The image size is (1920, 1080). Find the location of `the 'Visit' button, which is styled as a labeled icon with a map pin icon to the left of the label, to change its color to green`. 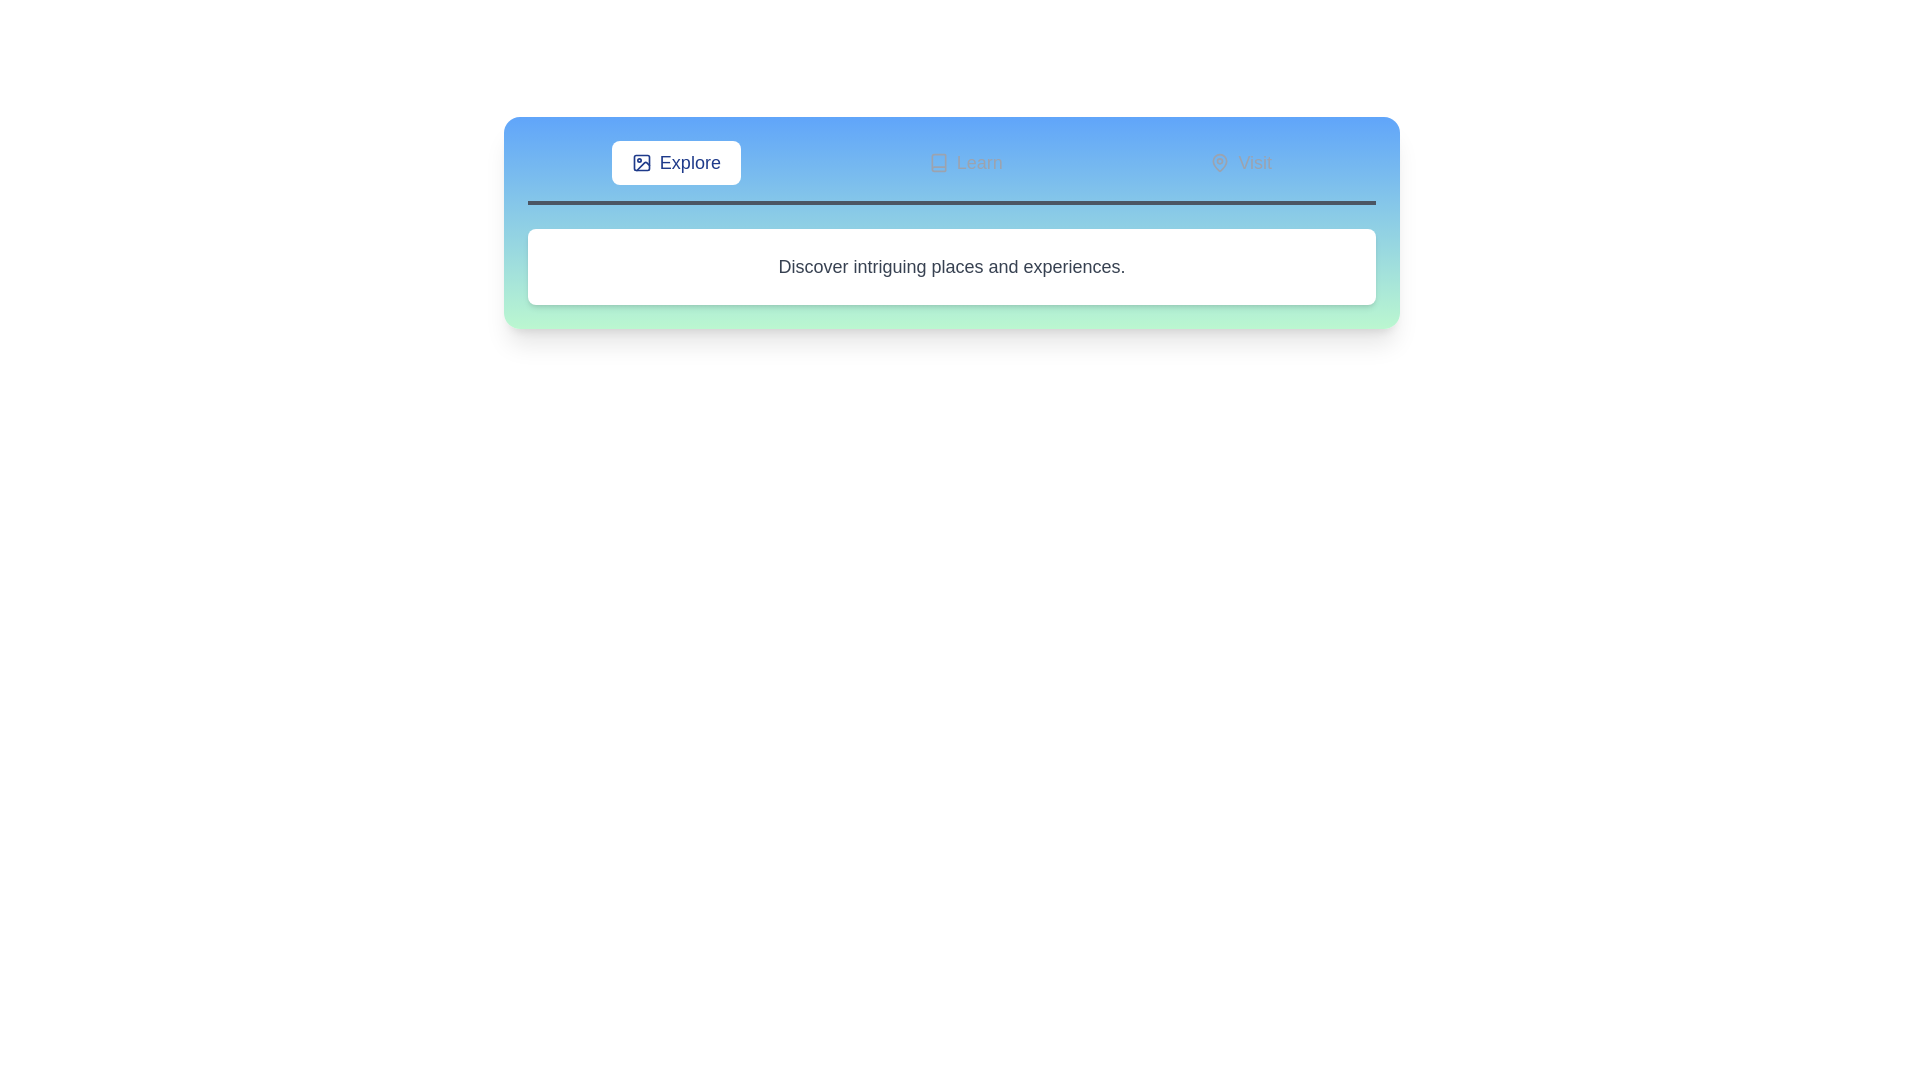

the 'Visit' button, which is styled as a labeled icon with a map pin icon to the left of the label, to change its color to green is located at coordinates (1240, 161).